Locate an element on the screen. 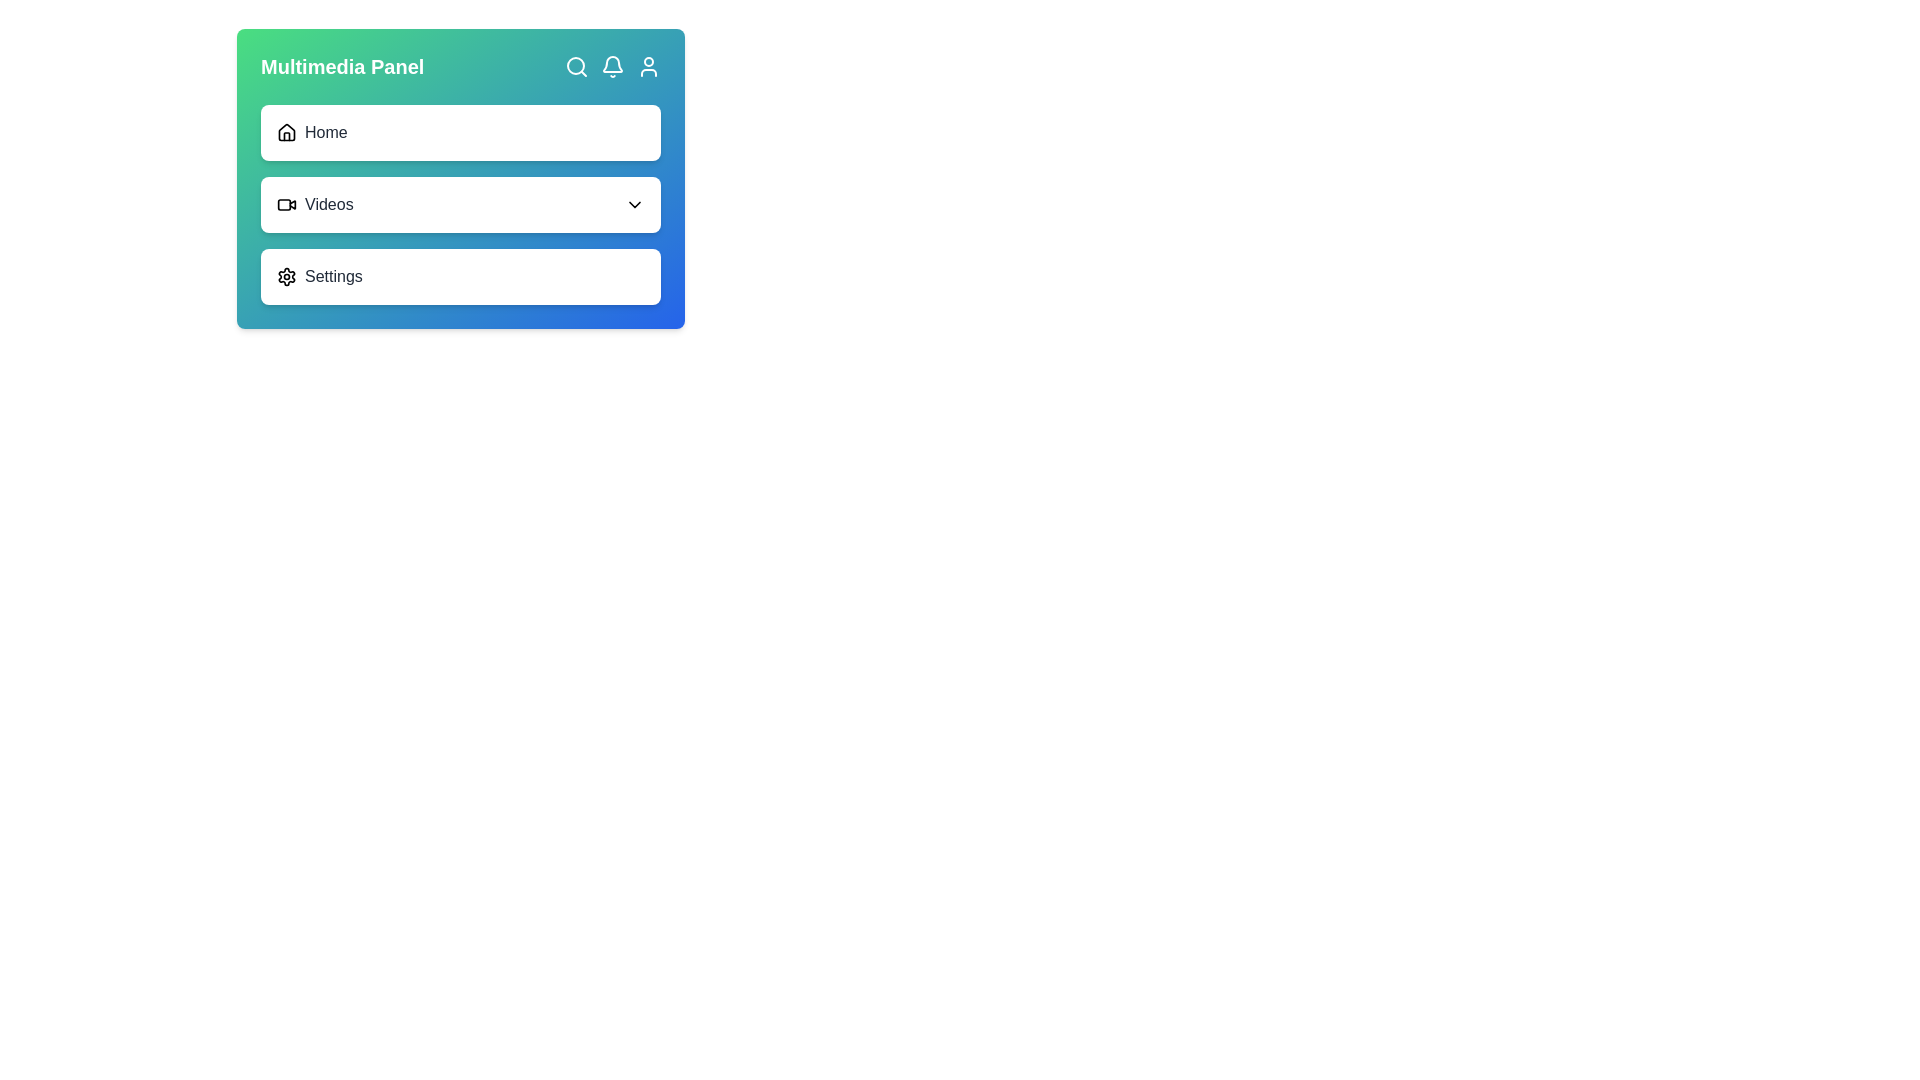 This screenshot has height=1080, width=1920. the 'Home' button icon located in the multimedia panel, positioned at the top-left area as the first icon in the navigation options group is located at coordinates (286, 131).